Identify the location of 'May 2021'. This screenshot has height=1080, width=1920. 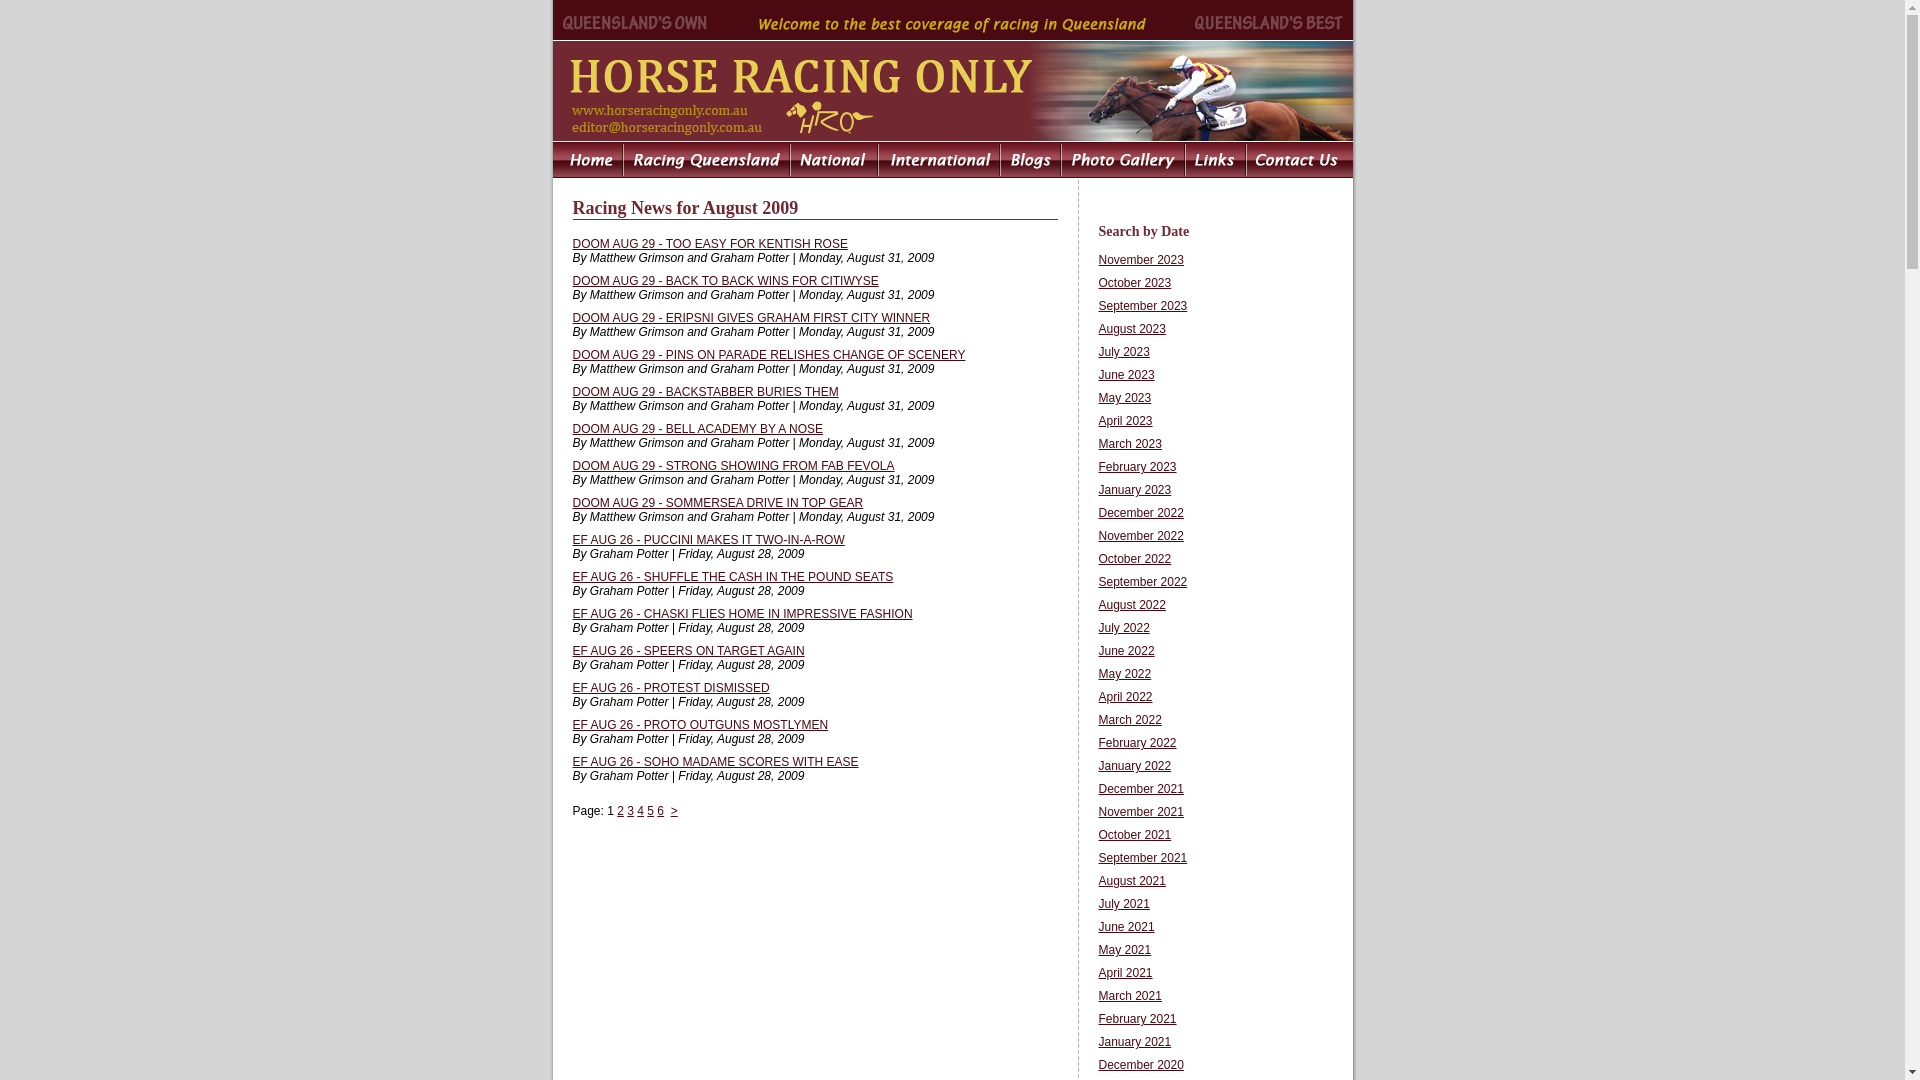
(1124, 948).